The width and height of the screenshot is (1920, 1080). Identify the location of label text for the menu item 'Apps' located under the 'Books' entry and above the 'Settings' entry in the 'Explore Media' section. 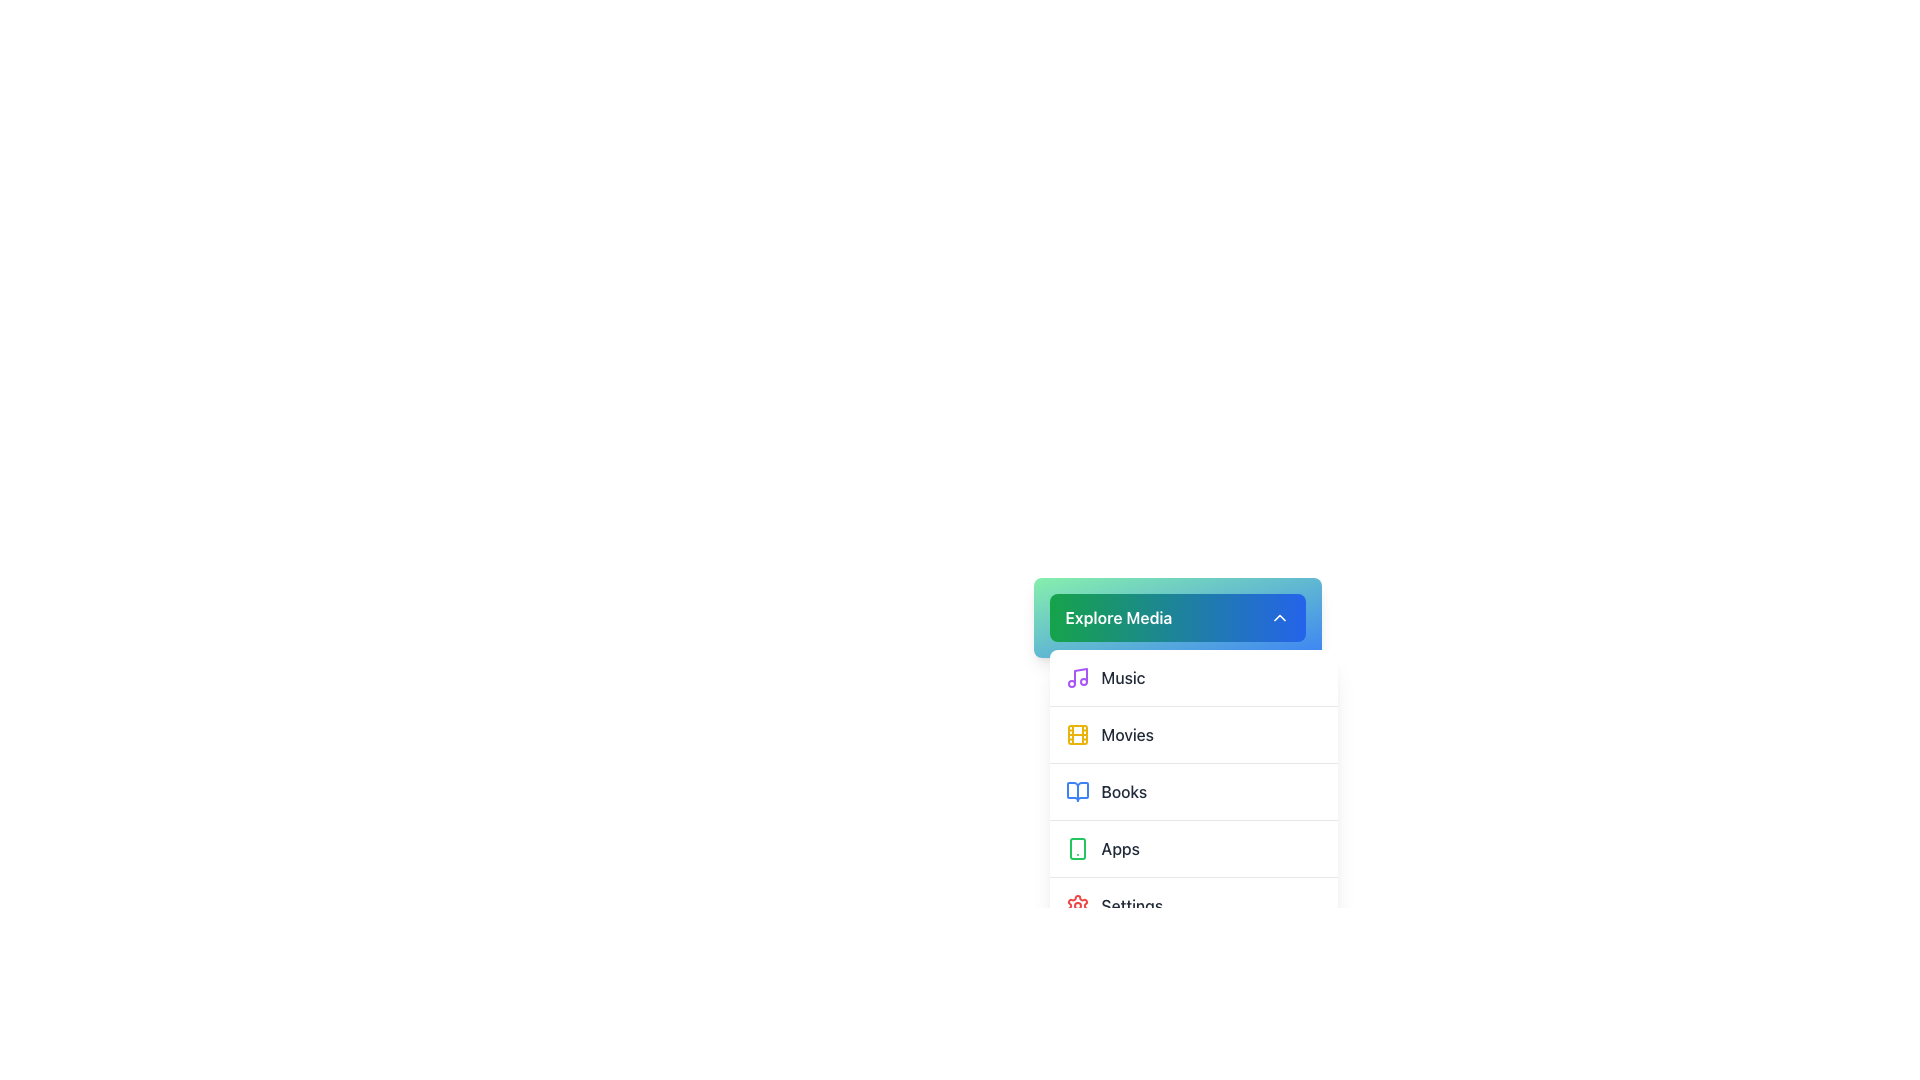
(1120, 848).